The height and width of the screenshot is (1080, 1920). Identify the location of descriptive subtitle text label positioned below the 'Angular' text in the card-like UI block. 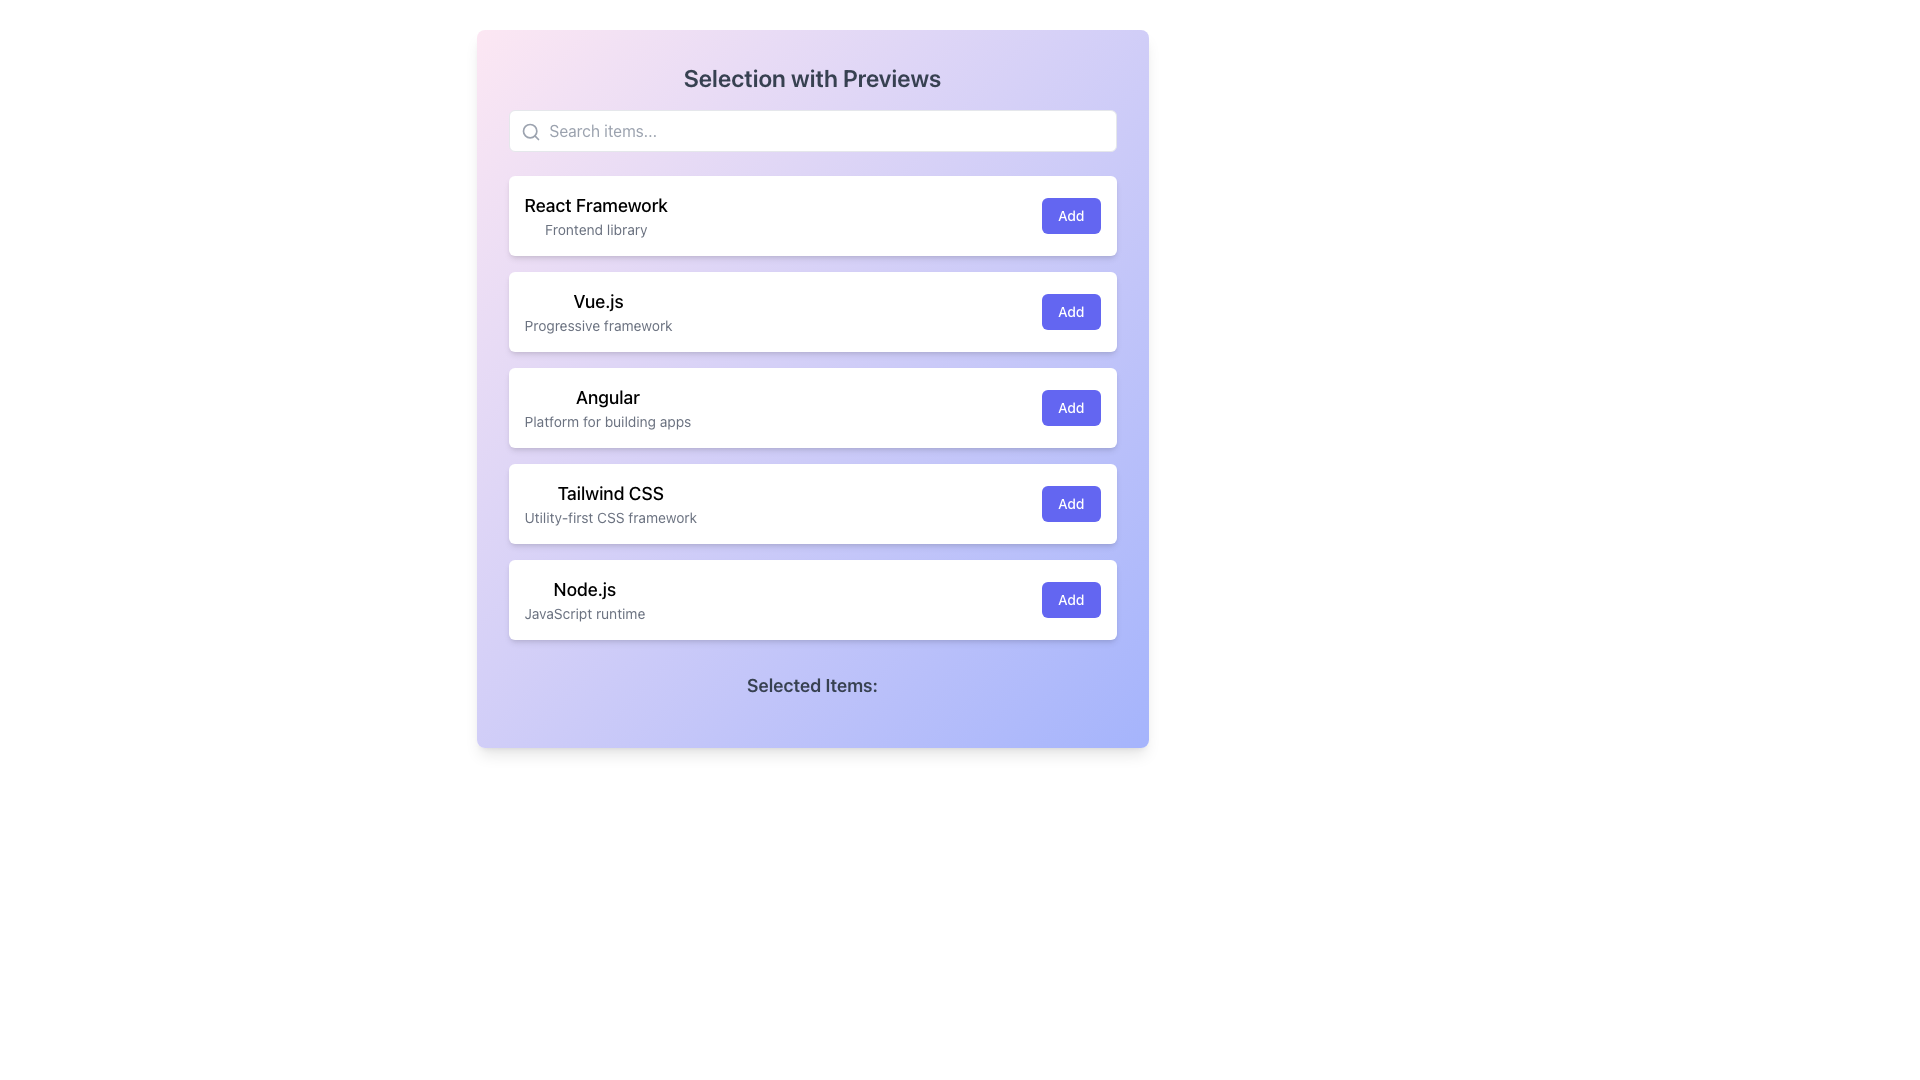
(606, 420).